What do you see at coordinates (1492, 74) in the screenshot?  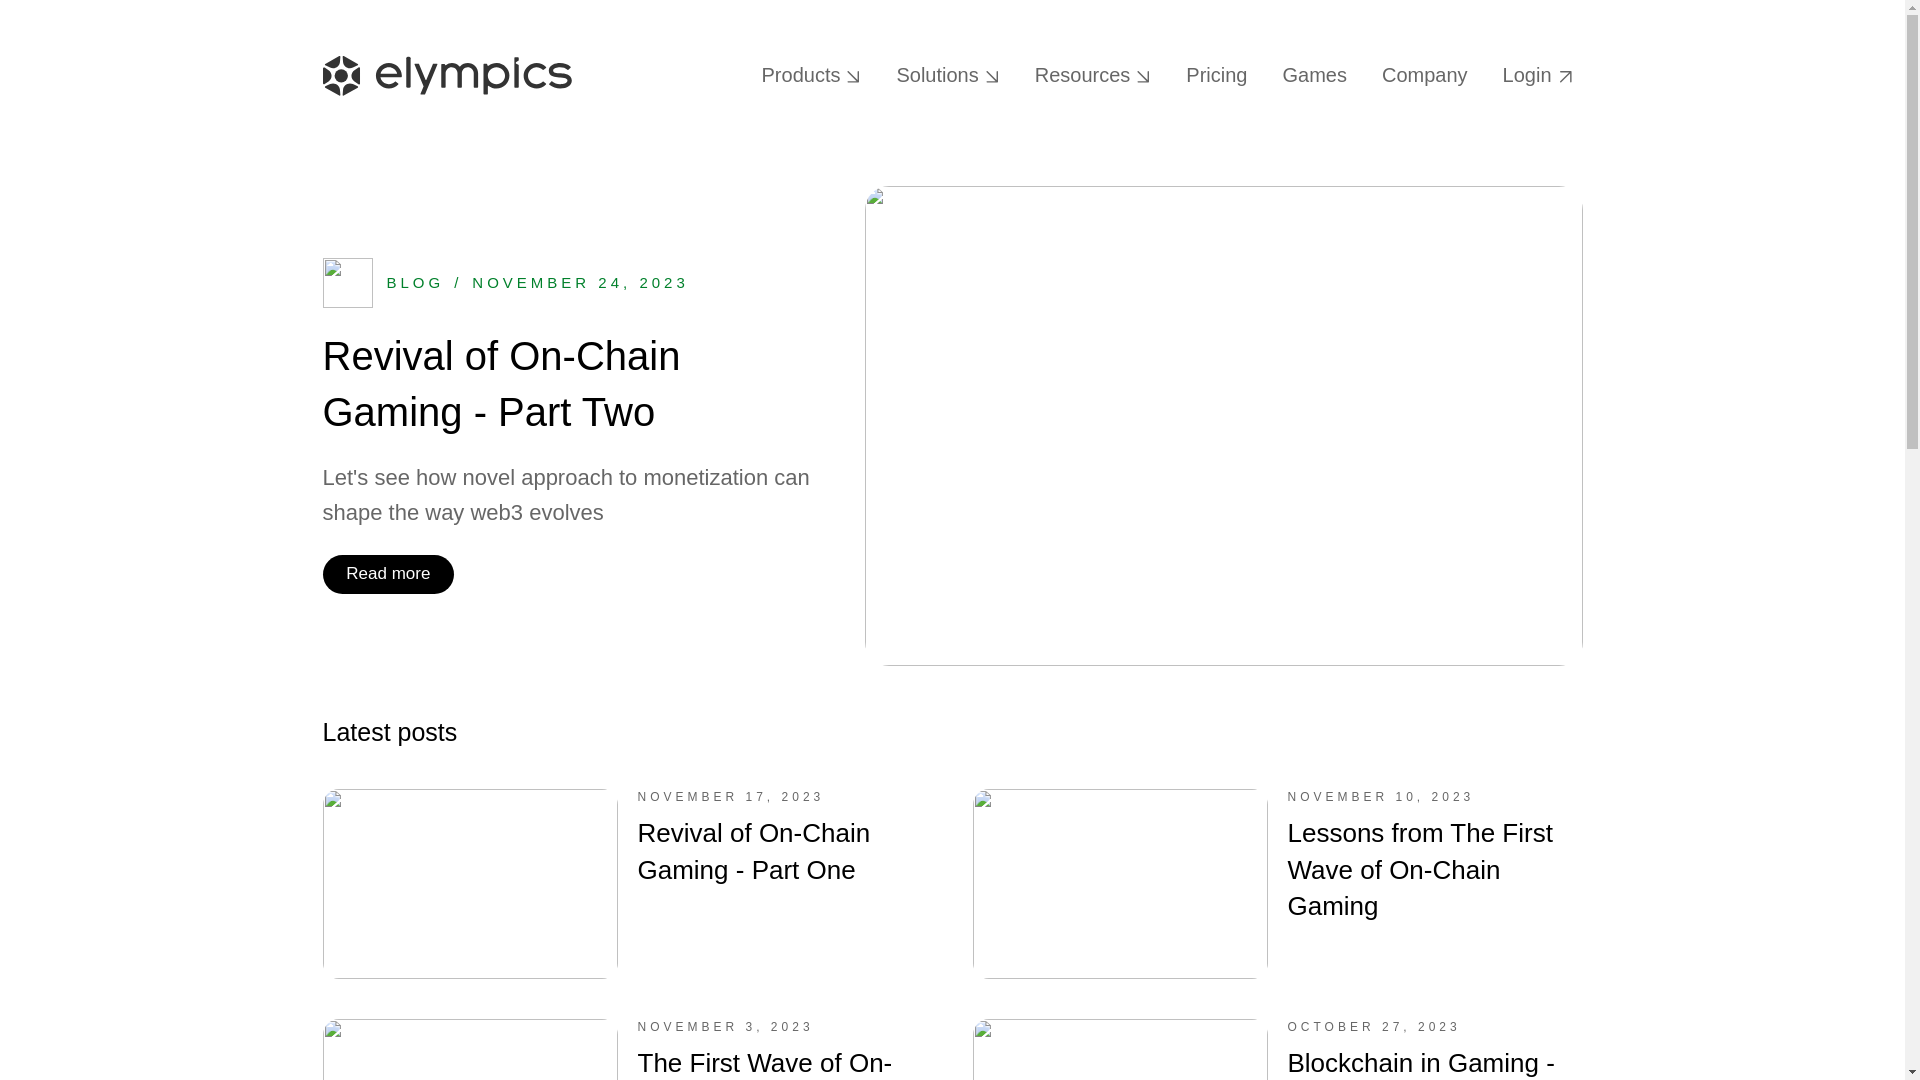 I see `'Login'` at bounding box center [1492, 74].